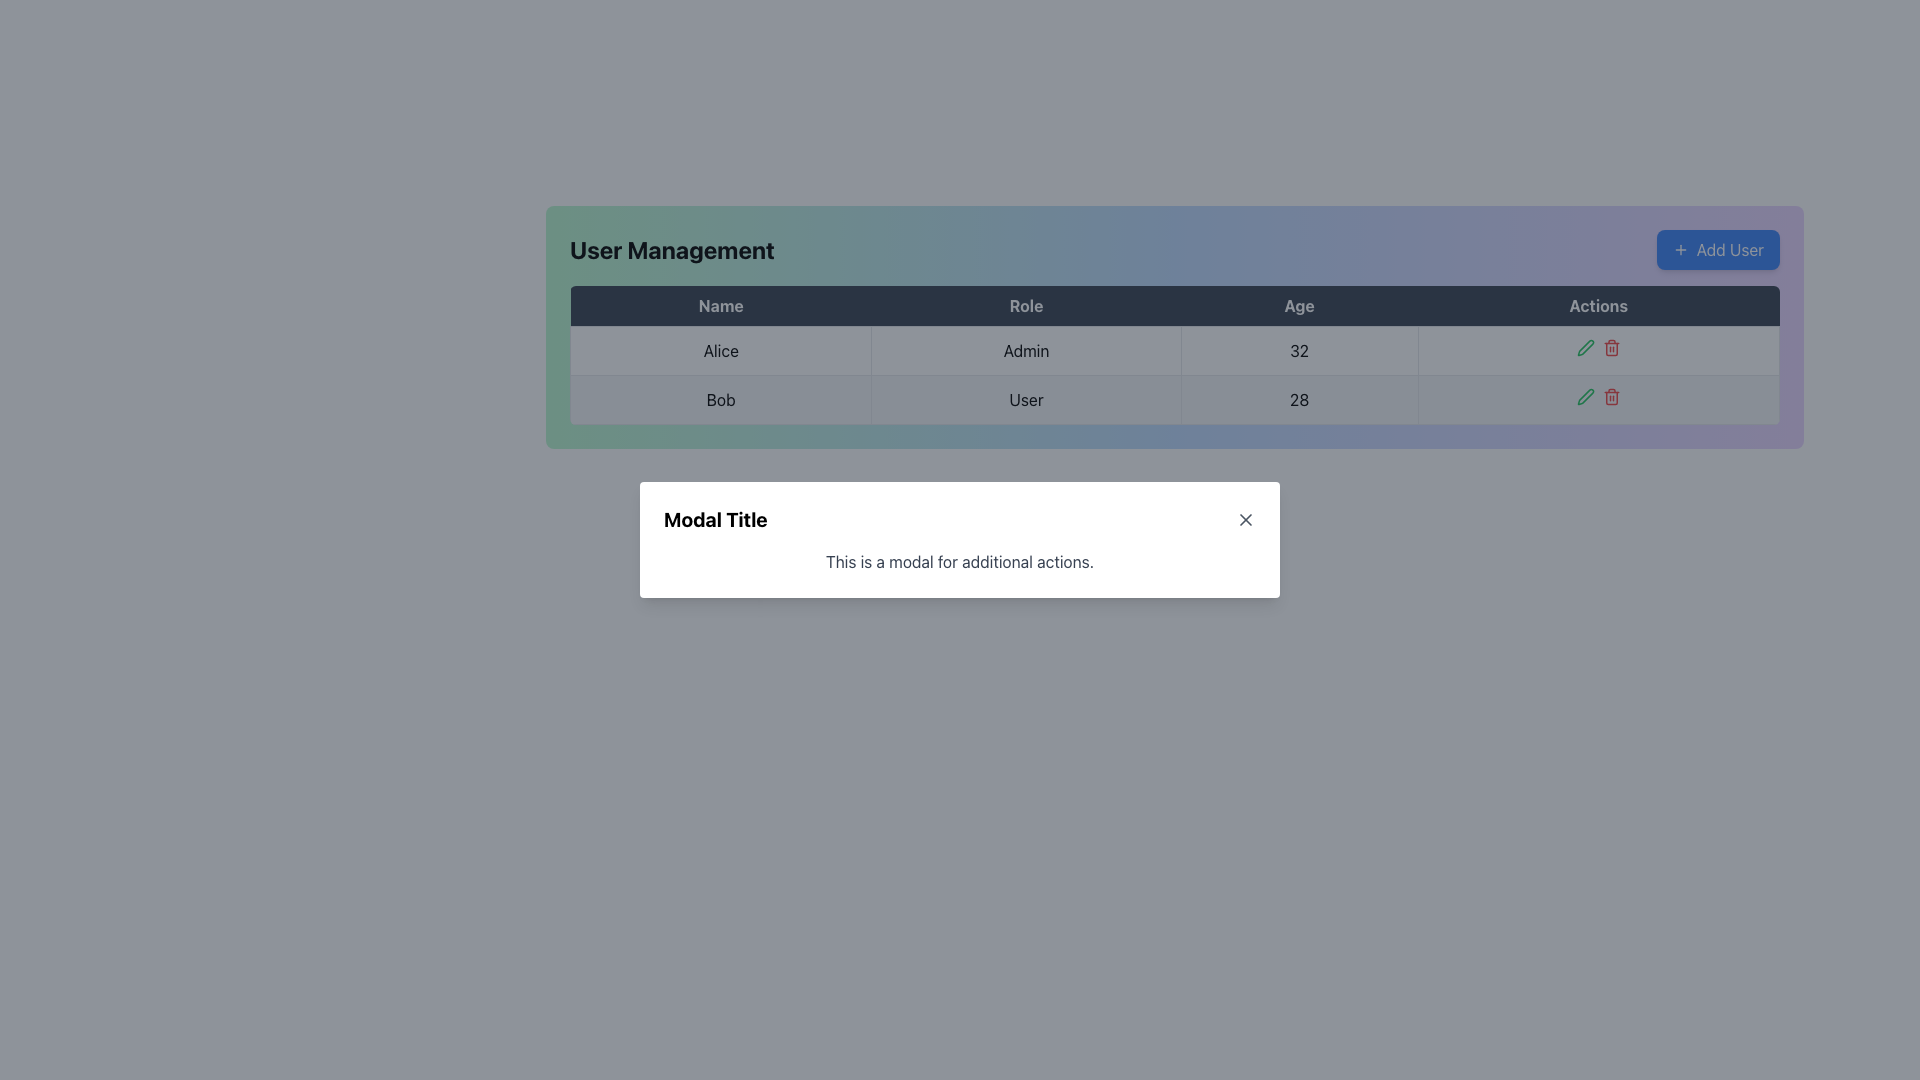 The height and width of the screenshot is (1080, 1920). I want to click on text '32' displayed in the Table Cell corresponding to Alice's age in the user management interface, so click(1299, 350).